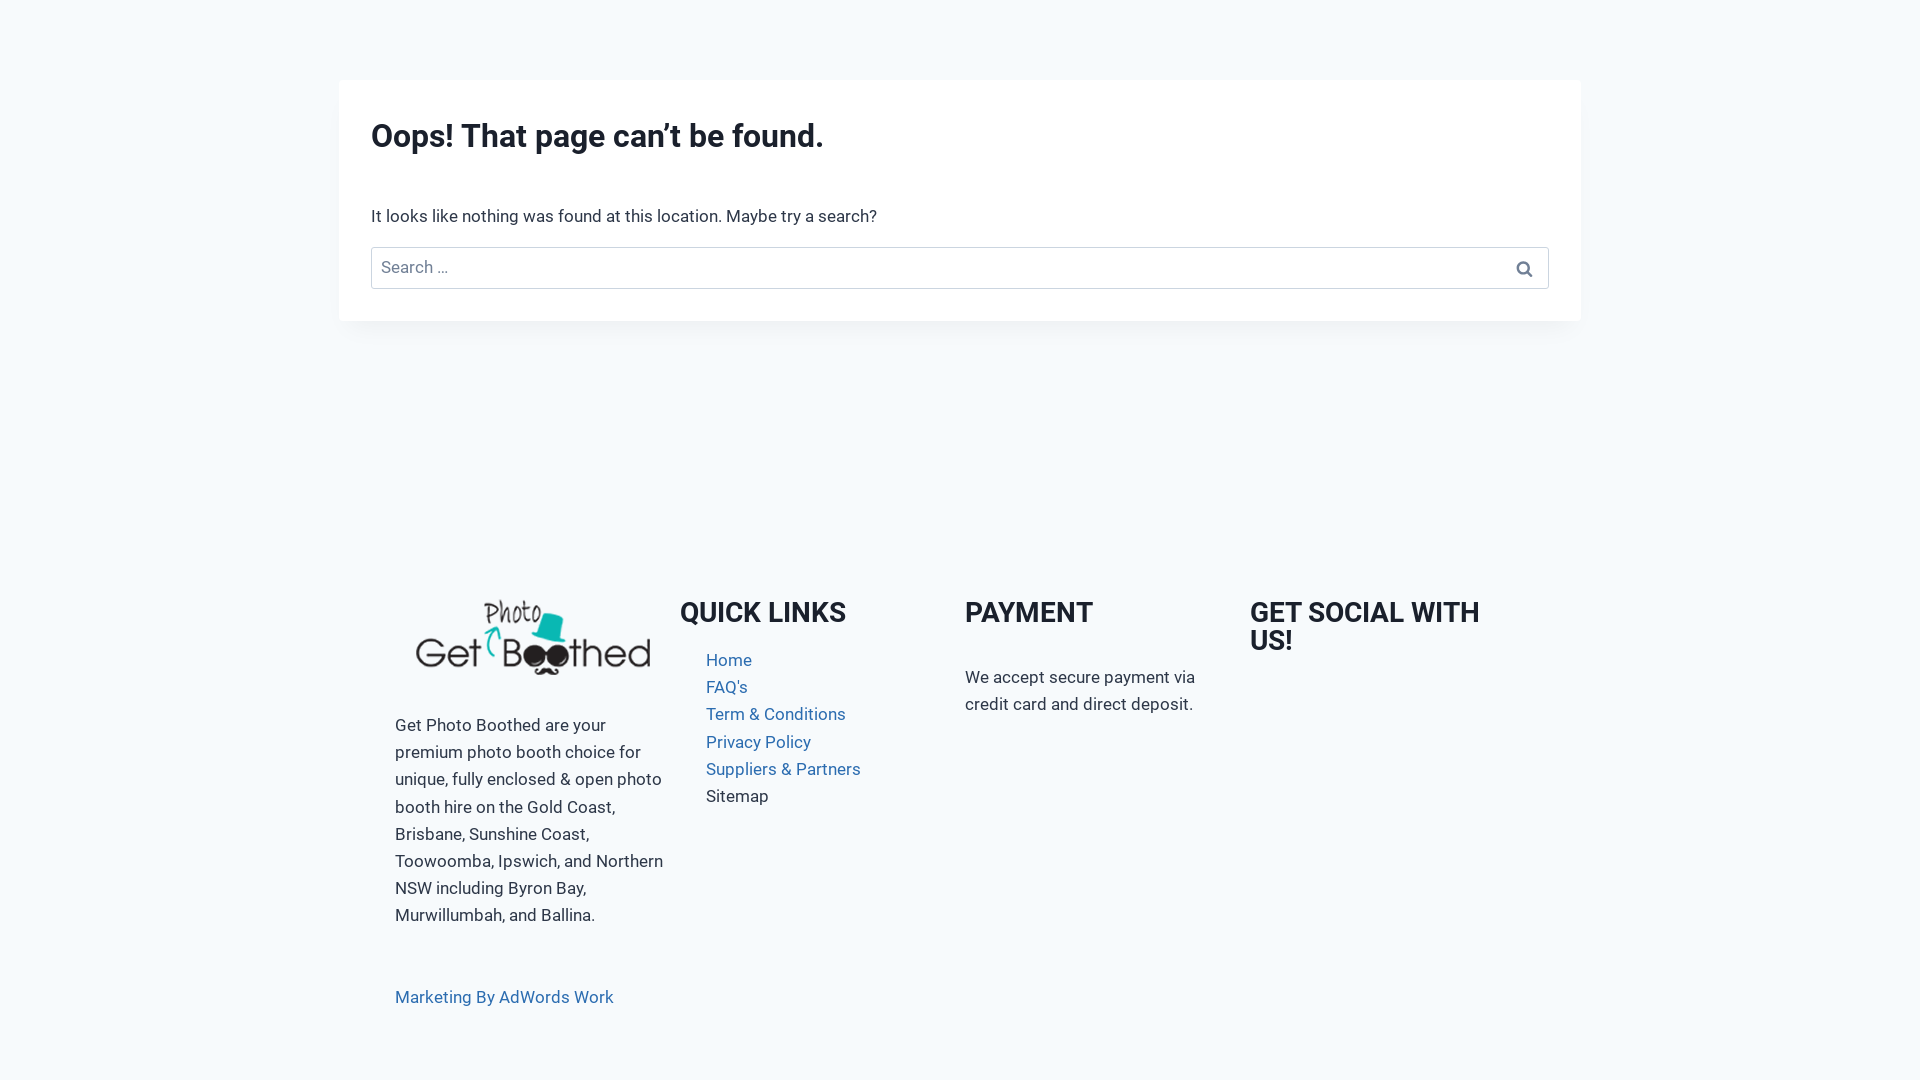 The height and width of the screenshot is (1080, 1920). Describe the element at coordinates (1522, 267) in the screenshot. I see `'Search'` at that location.